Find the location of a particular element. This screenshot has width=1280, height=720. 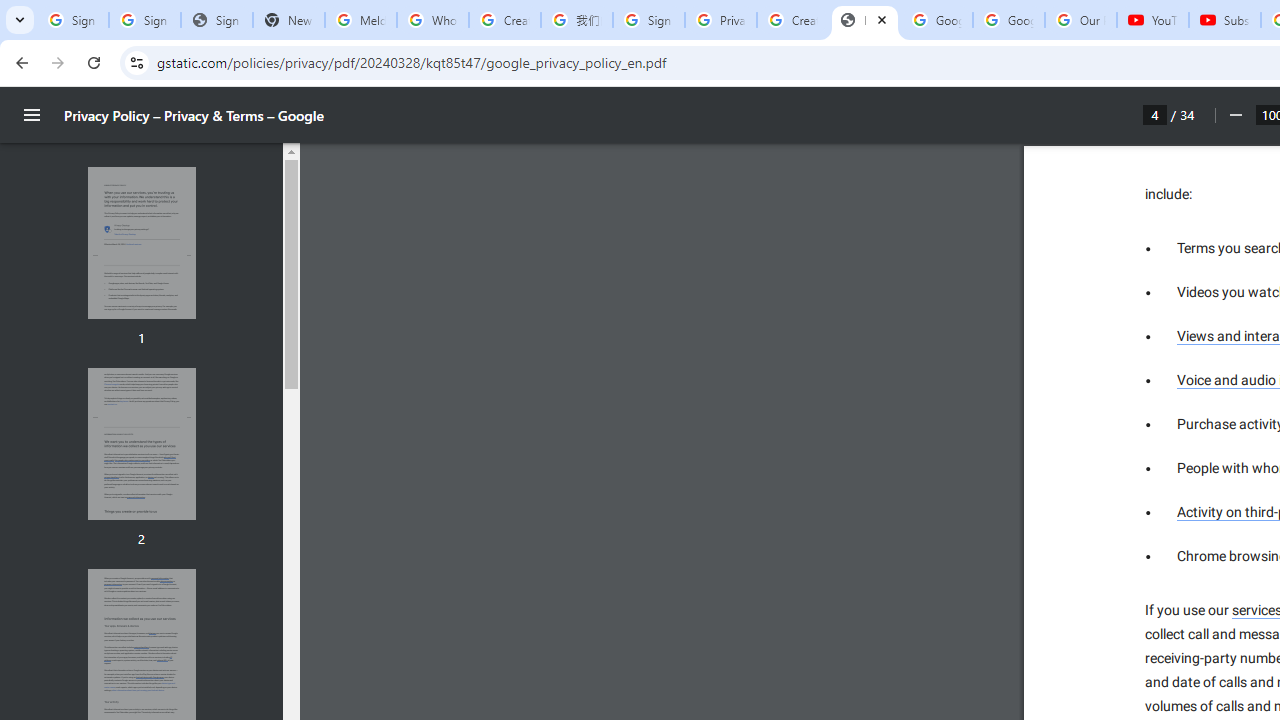

'Forward' is located at coordinates (58, 61).